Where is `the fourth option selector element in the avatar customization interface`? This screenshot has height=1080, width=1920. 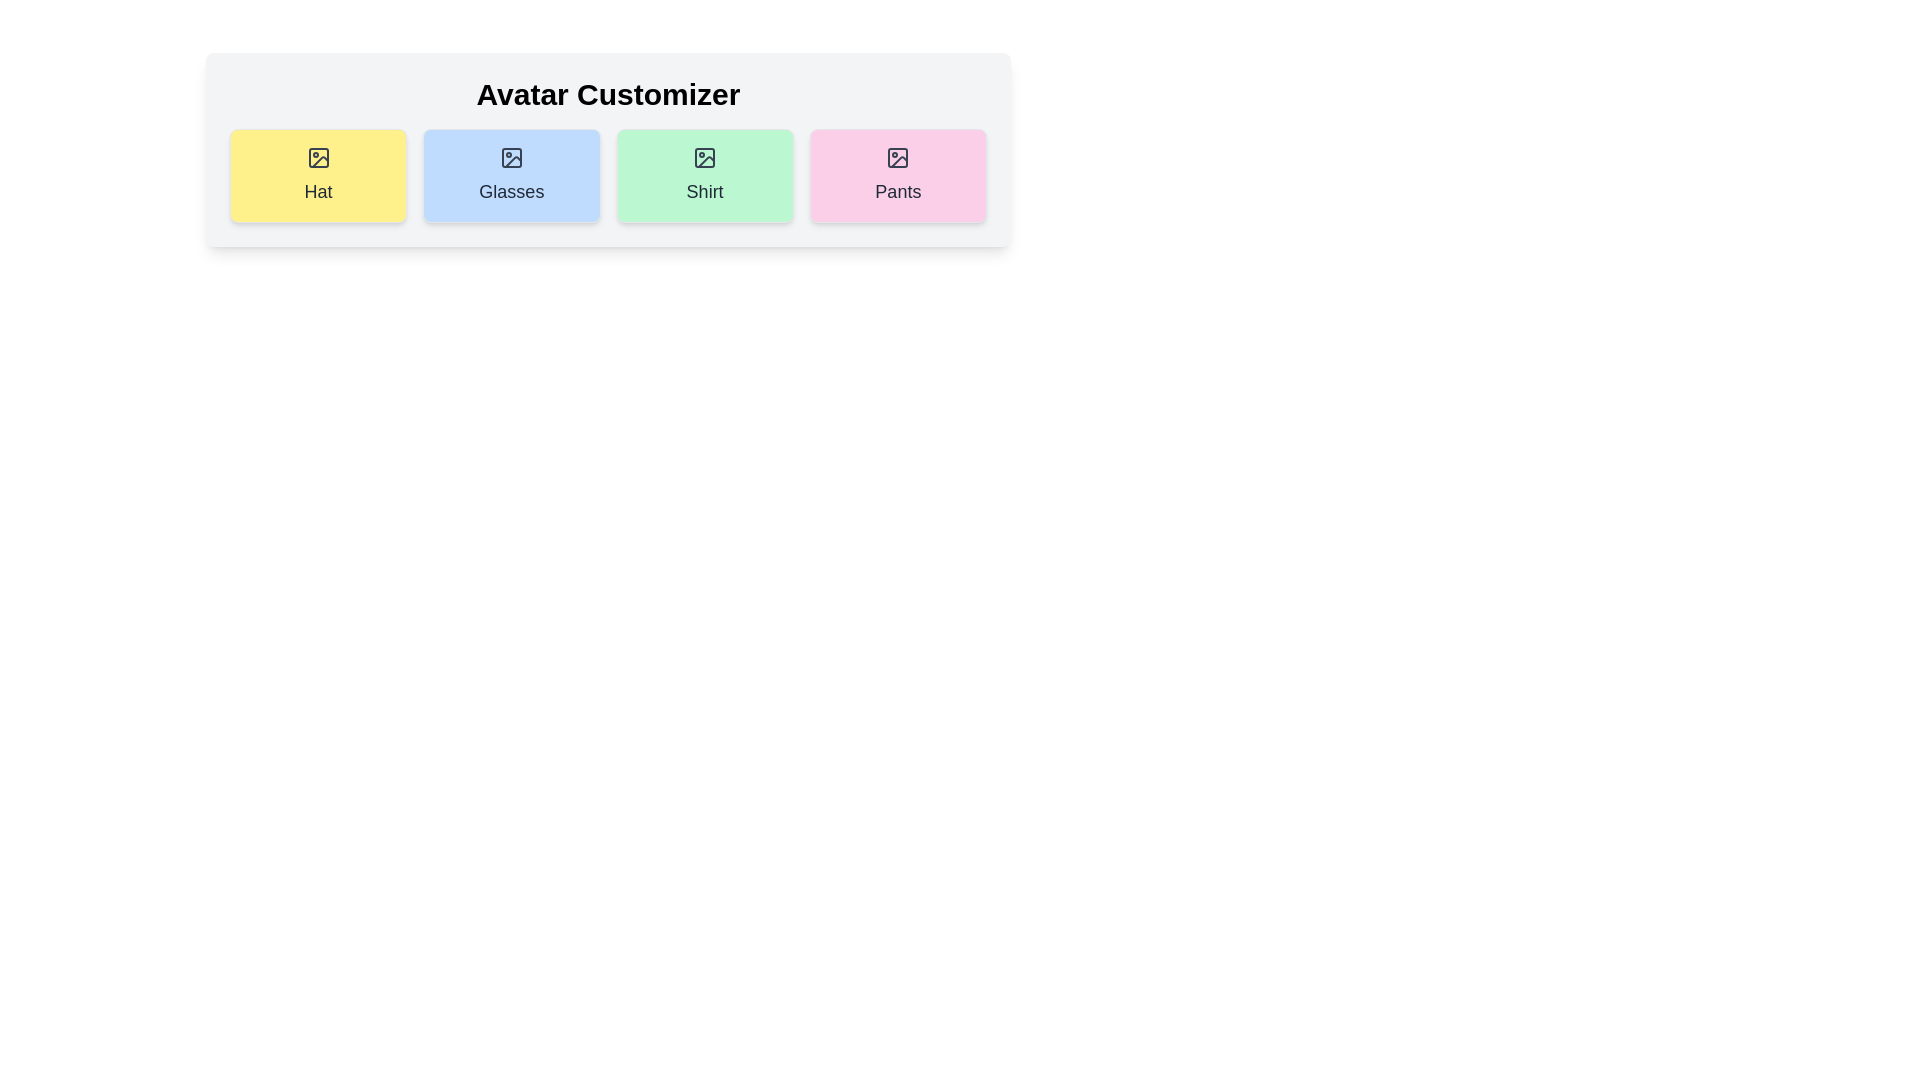
the fourth option selector element in the avatar customization interface is located at coordinates (897, 175).